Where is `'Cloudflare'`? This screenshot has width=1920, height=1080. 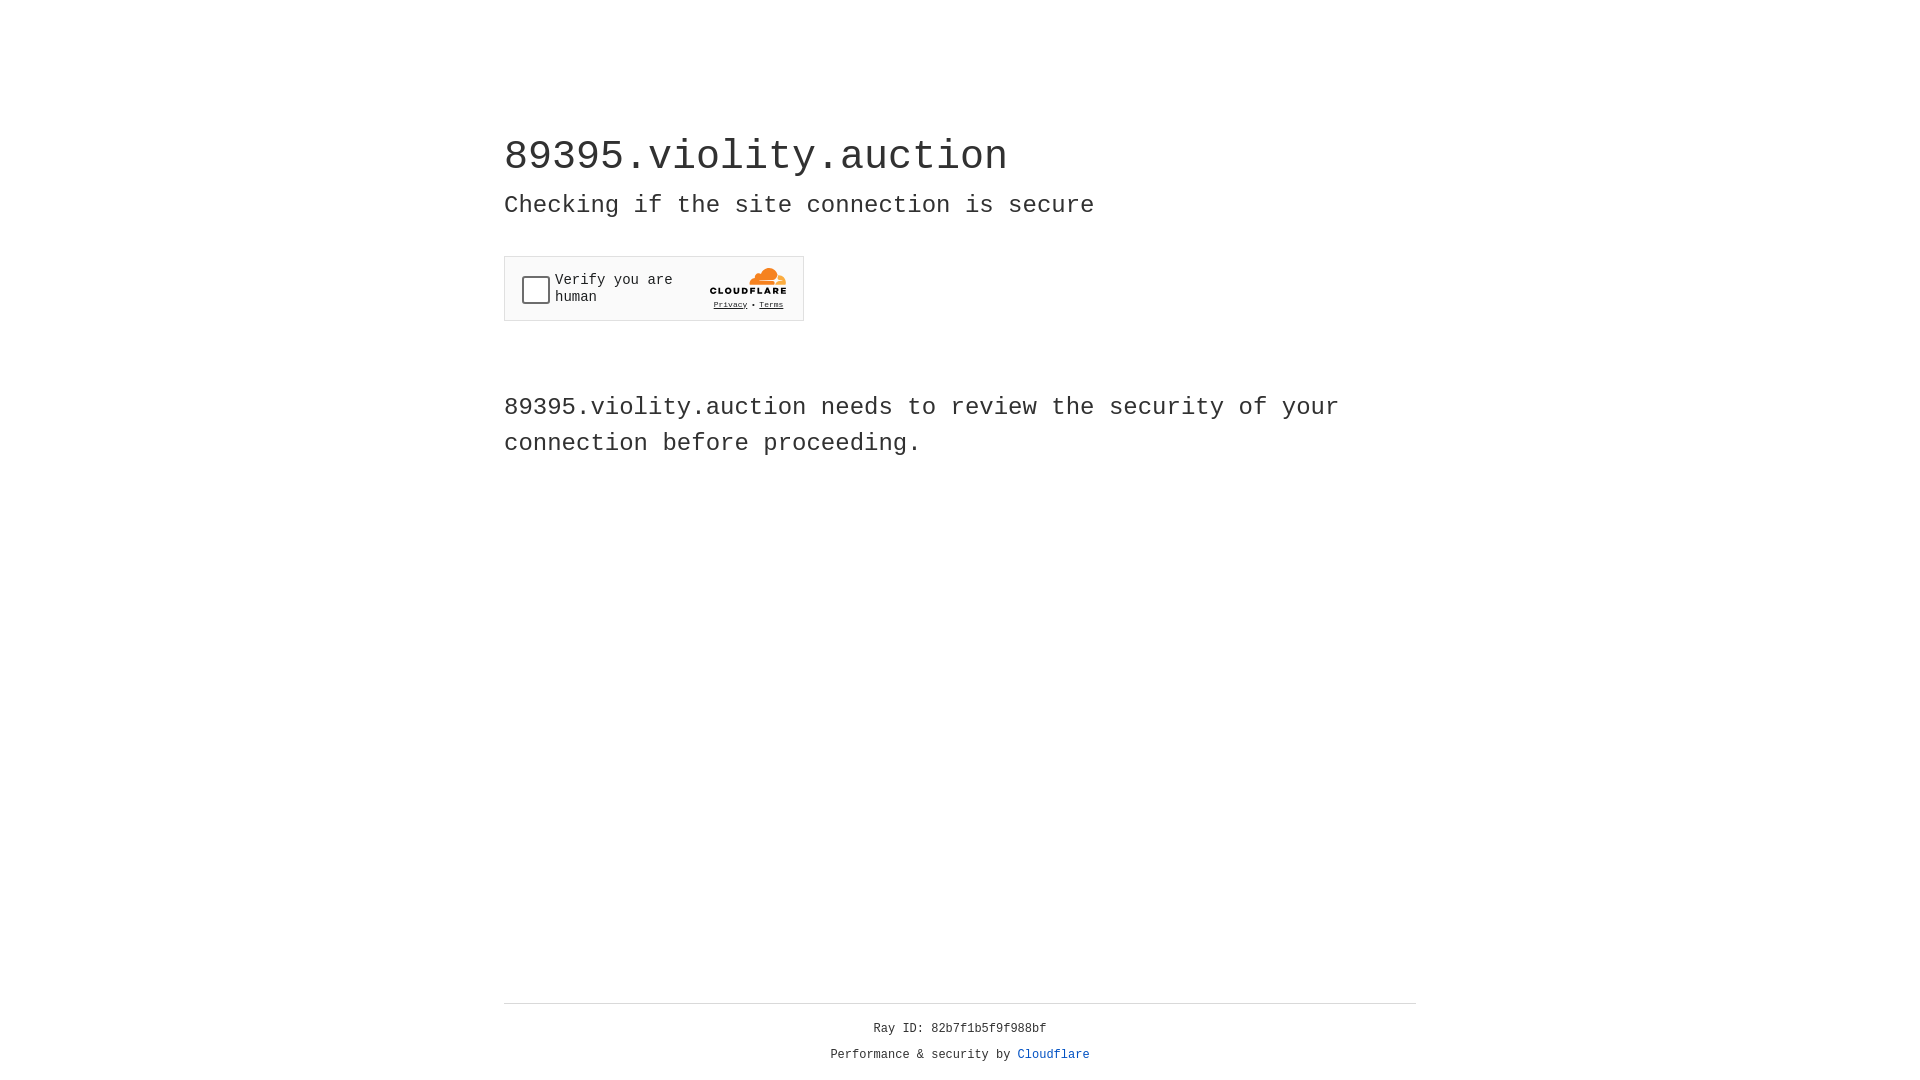 'Cloudflare' is located at coordinates (1053, 1054).